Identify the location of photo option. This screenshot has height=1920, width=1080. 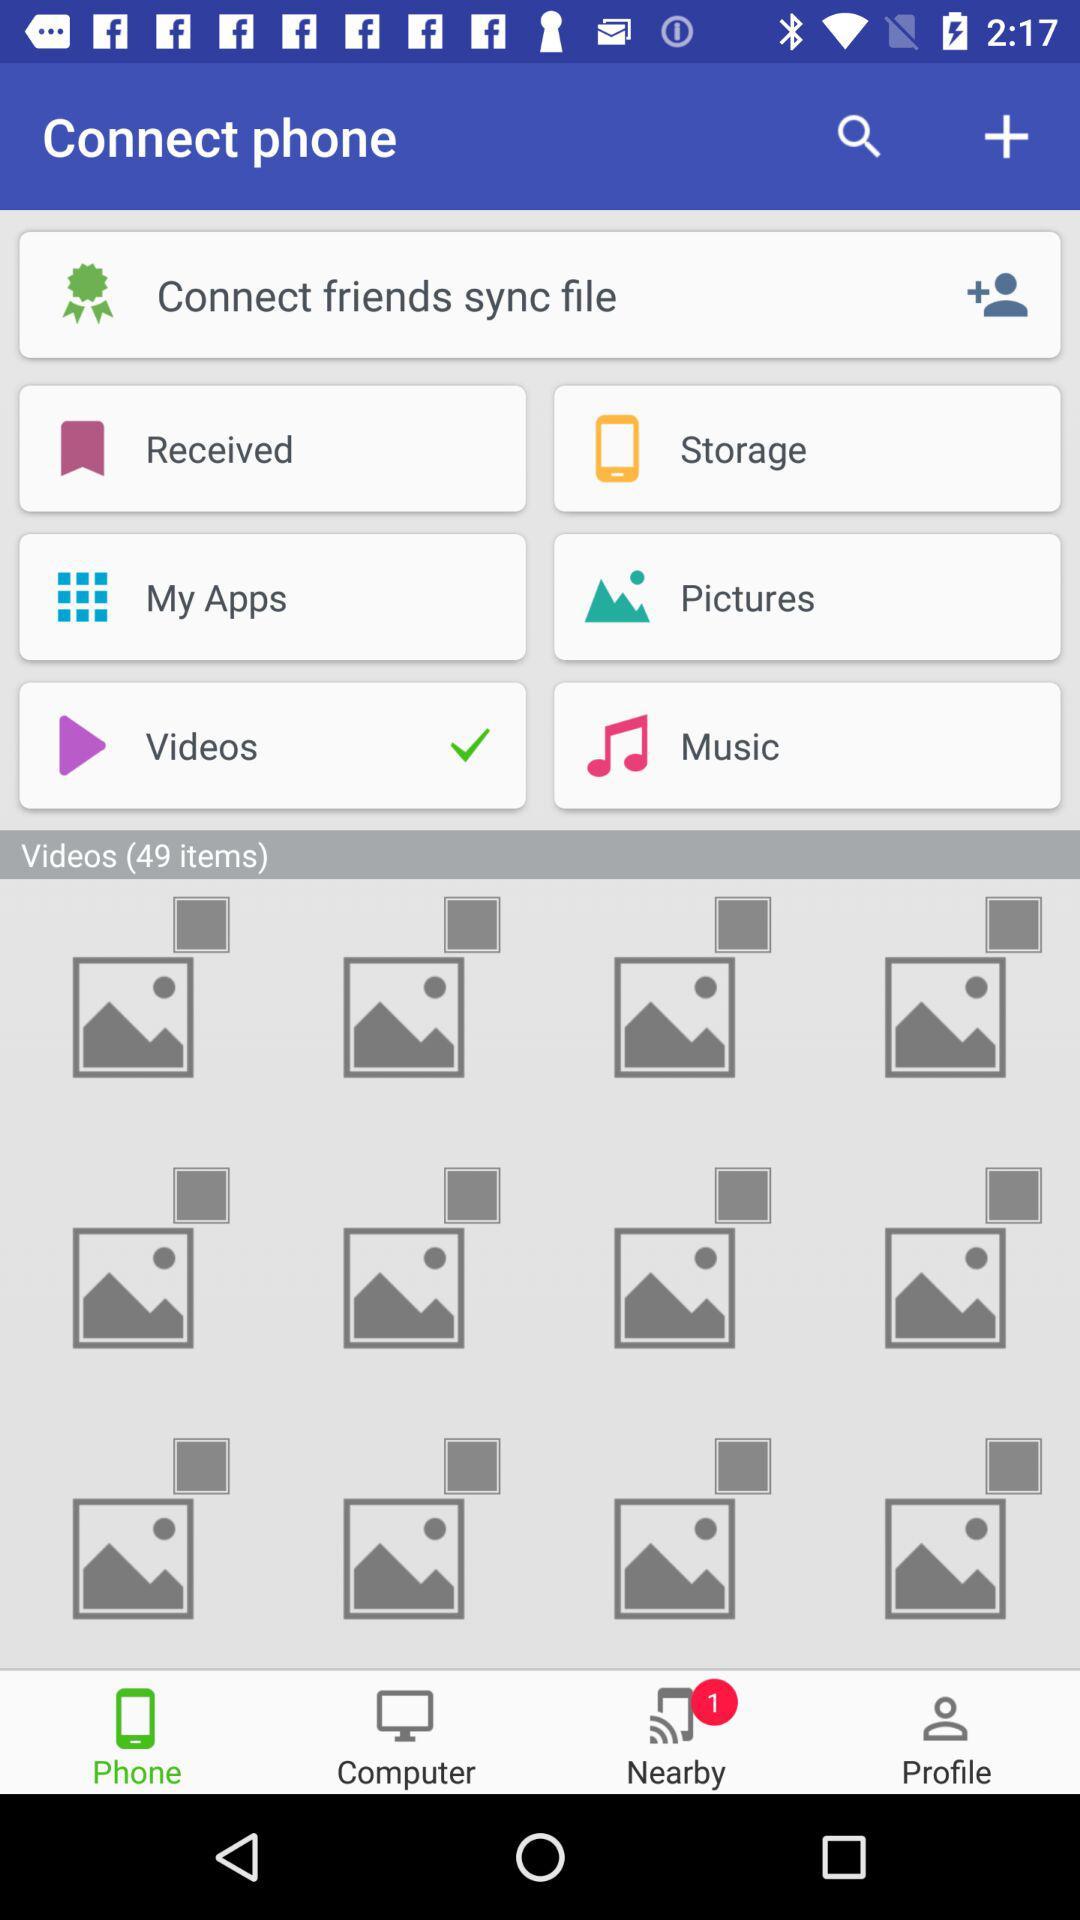
(219, 1466).